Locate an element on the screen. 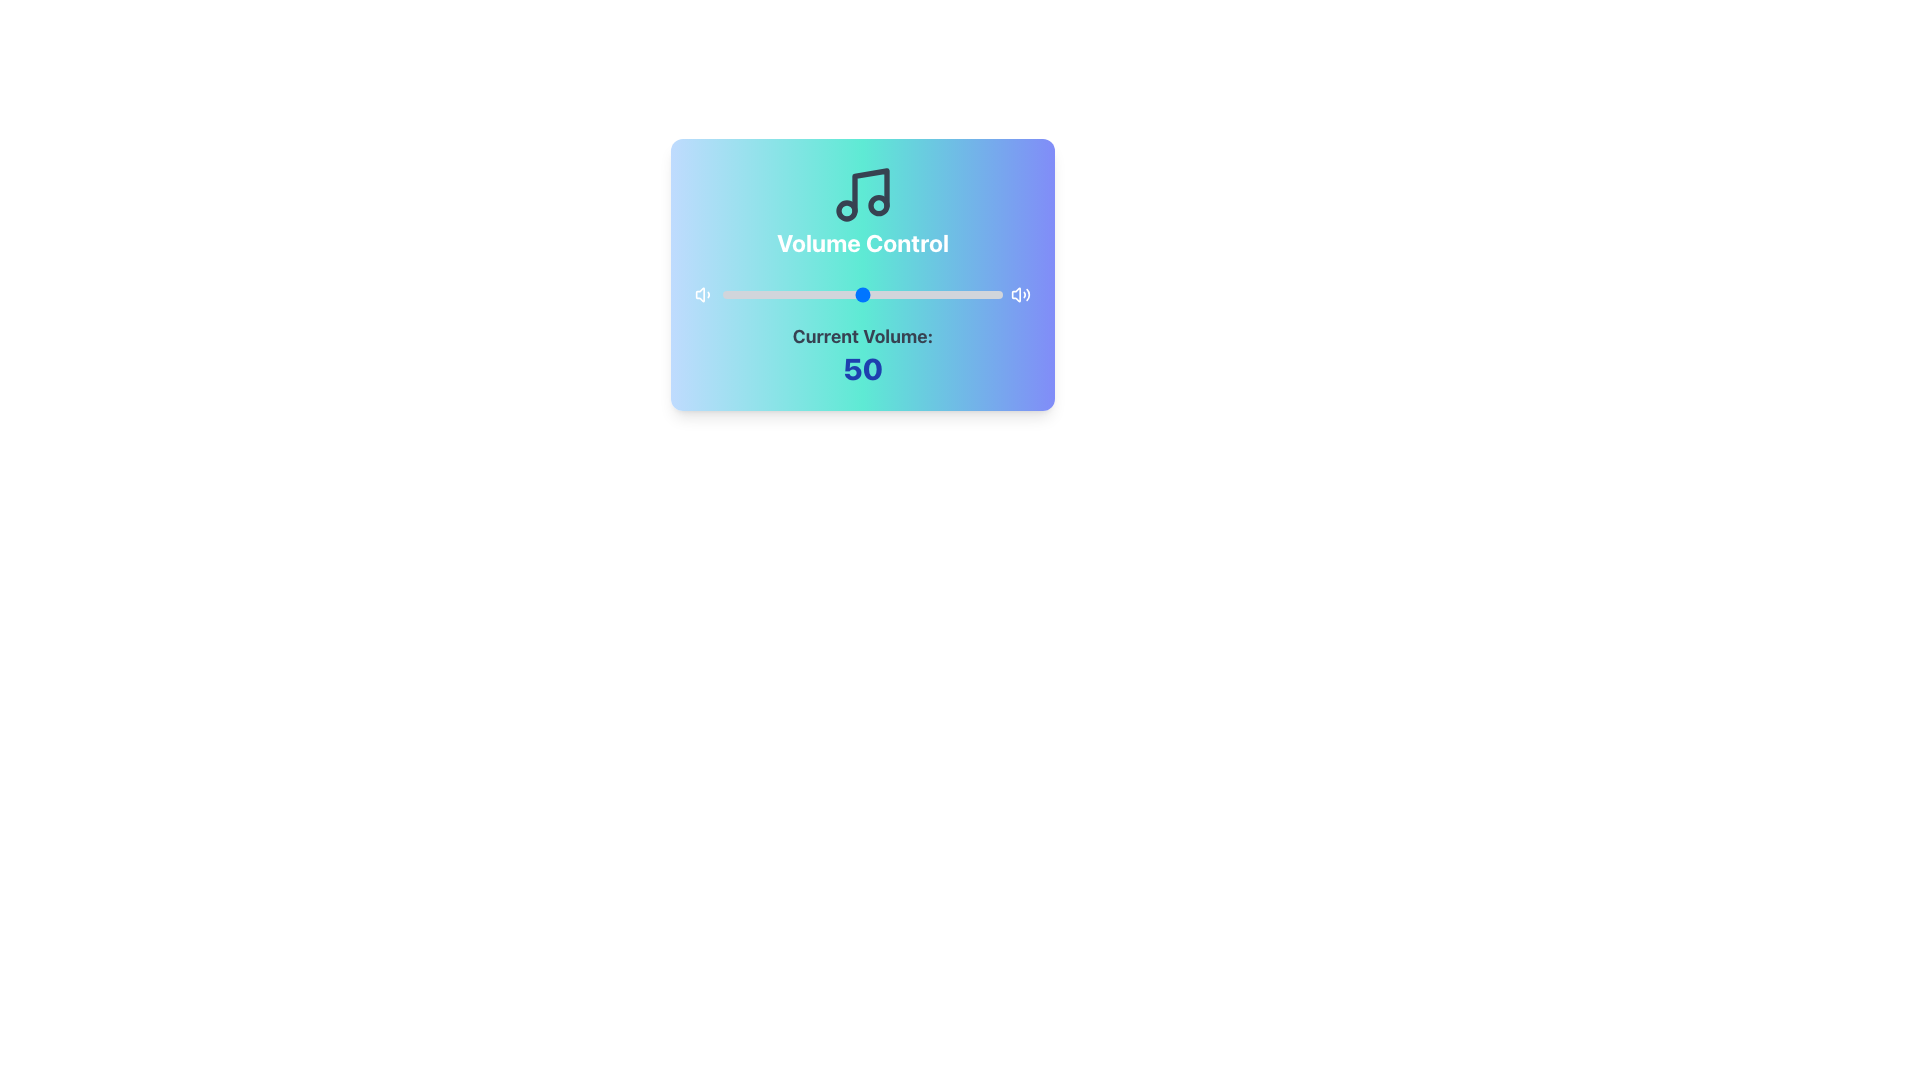  the slider is located at coordinates (820, 294).